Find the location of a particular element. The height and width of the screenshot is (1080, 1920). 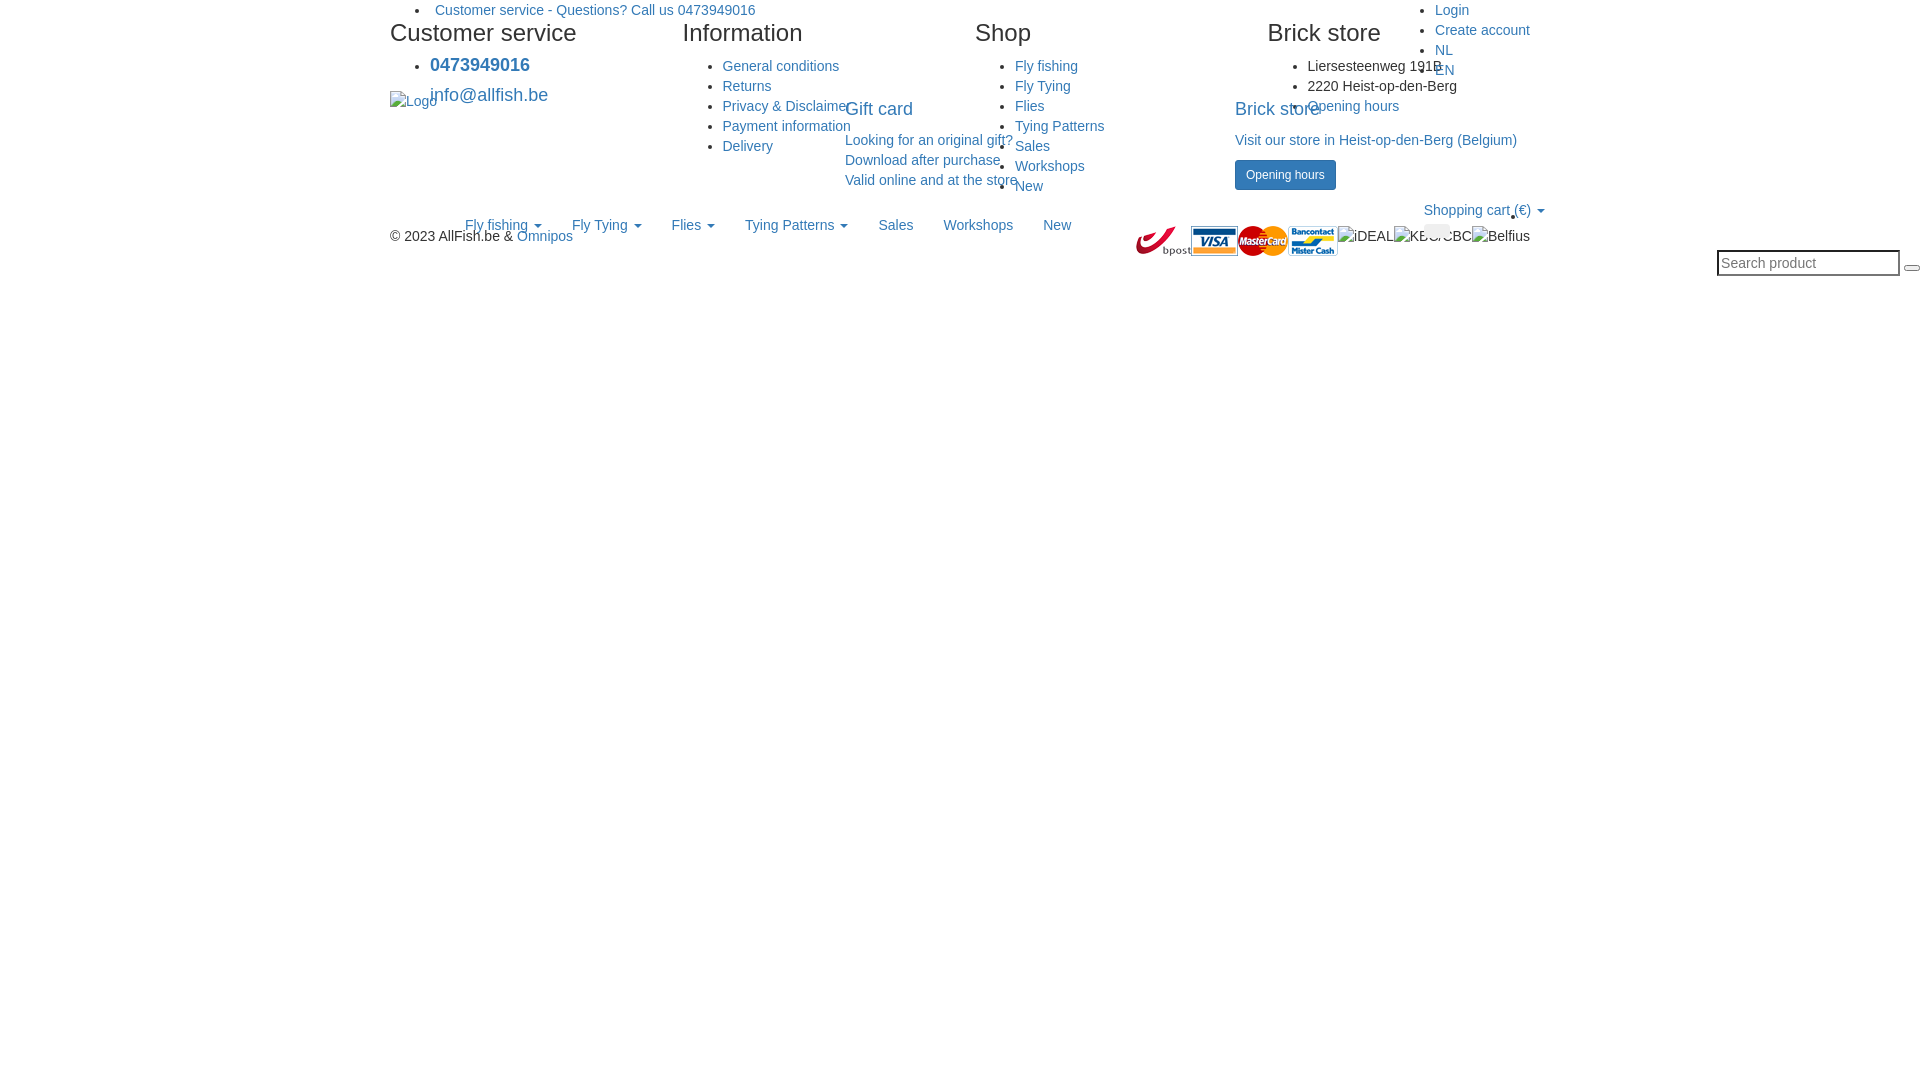

'Flies' is located at coordinates (693, 224).